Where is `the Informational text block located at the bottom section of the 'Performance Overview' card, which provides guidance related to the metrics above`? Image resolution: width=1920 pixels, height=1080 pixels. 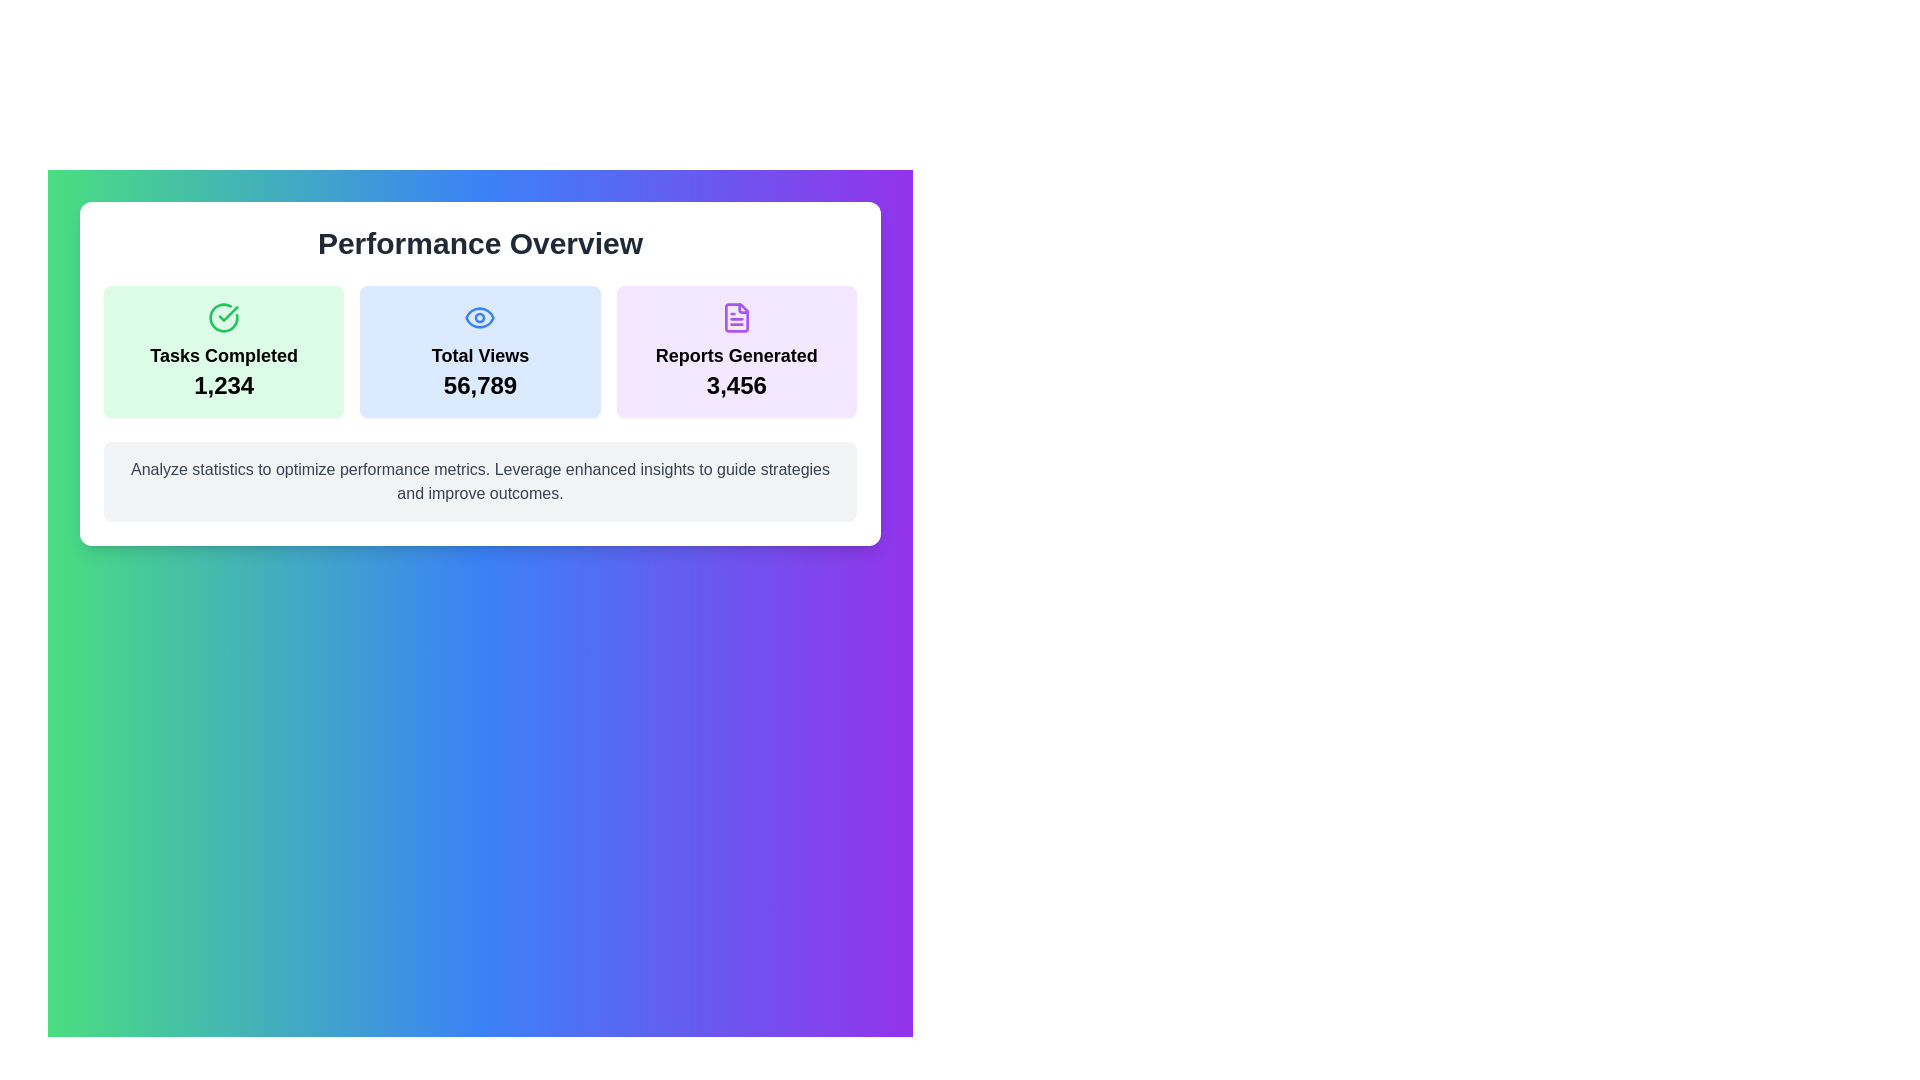
the Informational text block located at the bottom section of the 'Performance Overview' card, which provides guidance related to the metrics above is located at coordinates (480, 482).